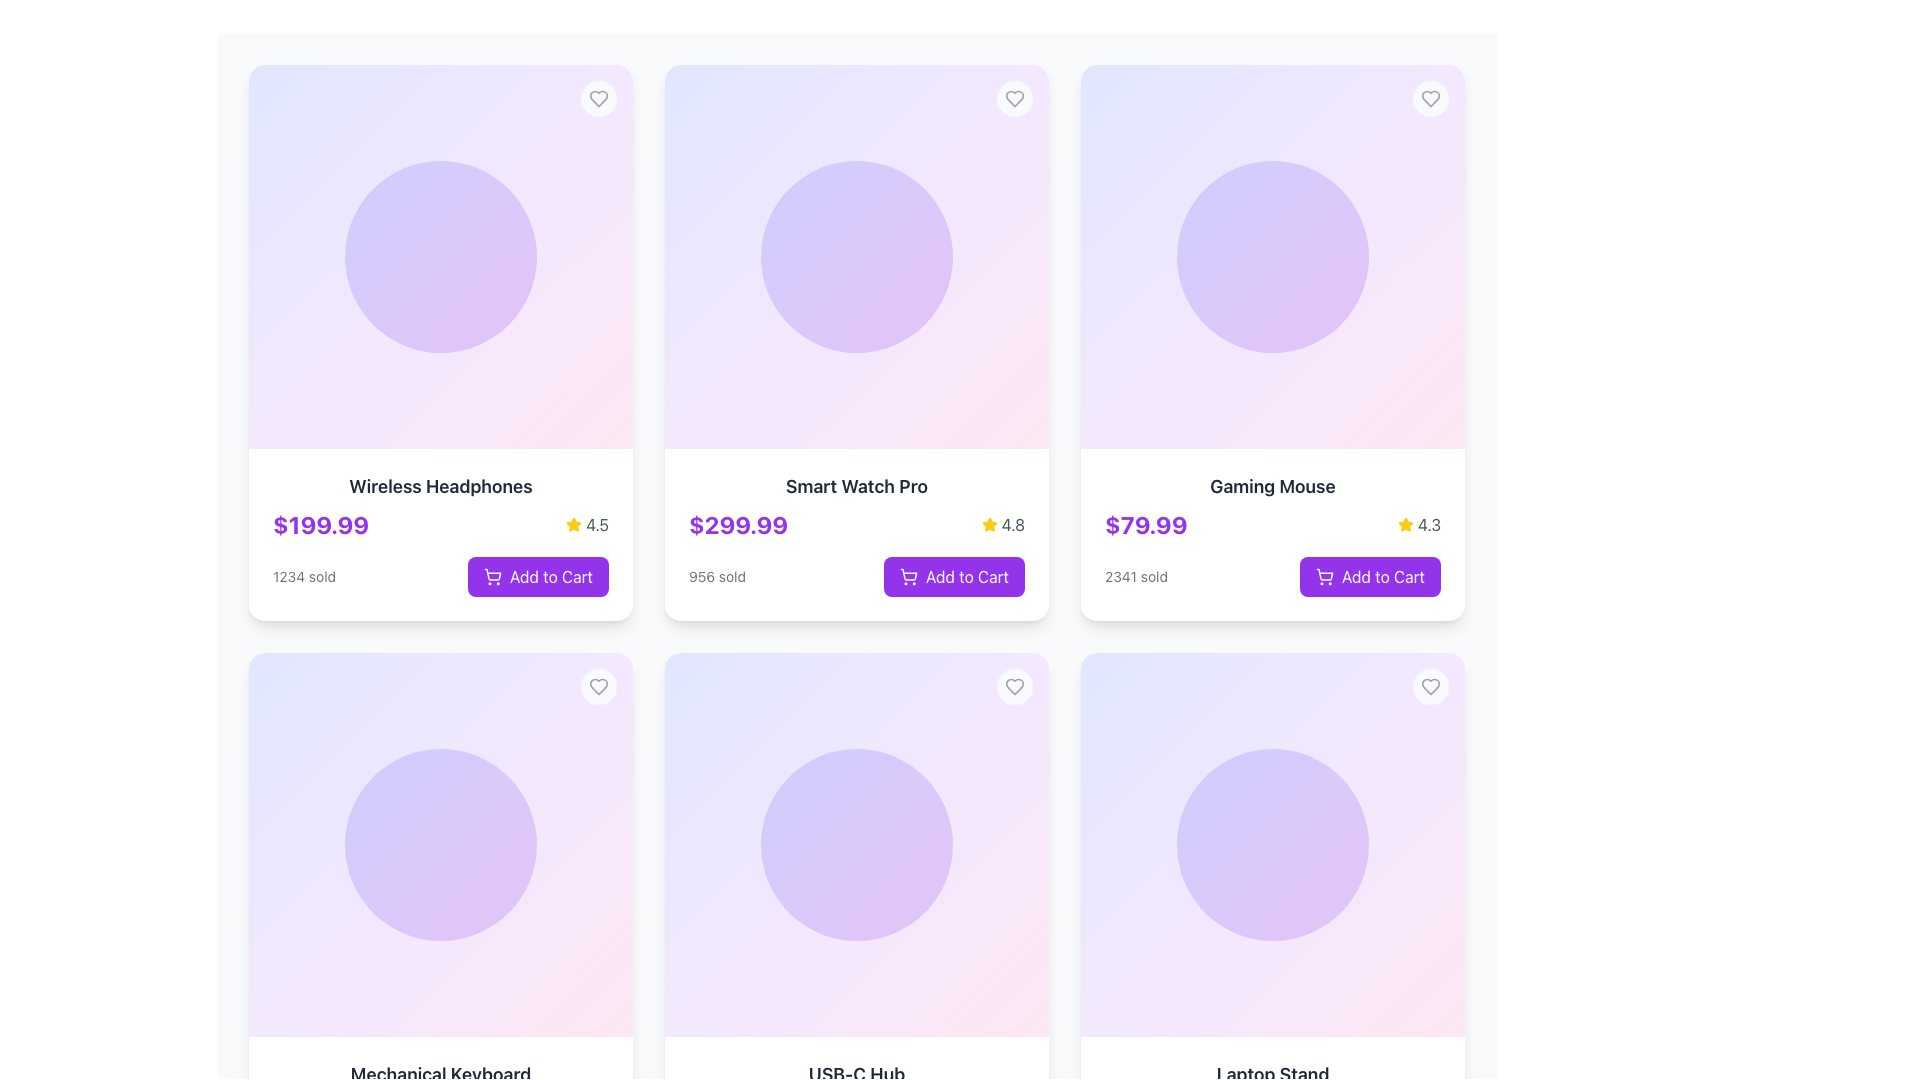 The width and height of the screenshot is (1920, 1080). What do you see at coordinates (1014, 685) in the screenshot?
I see `the favorite action button located in the top-right corner of the second row product card to observe the scaling effect` at bounding box center [1014, 685].